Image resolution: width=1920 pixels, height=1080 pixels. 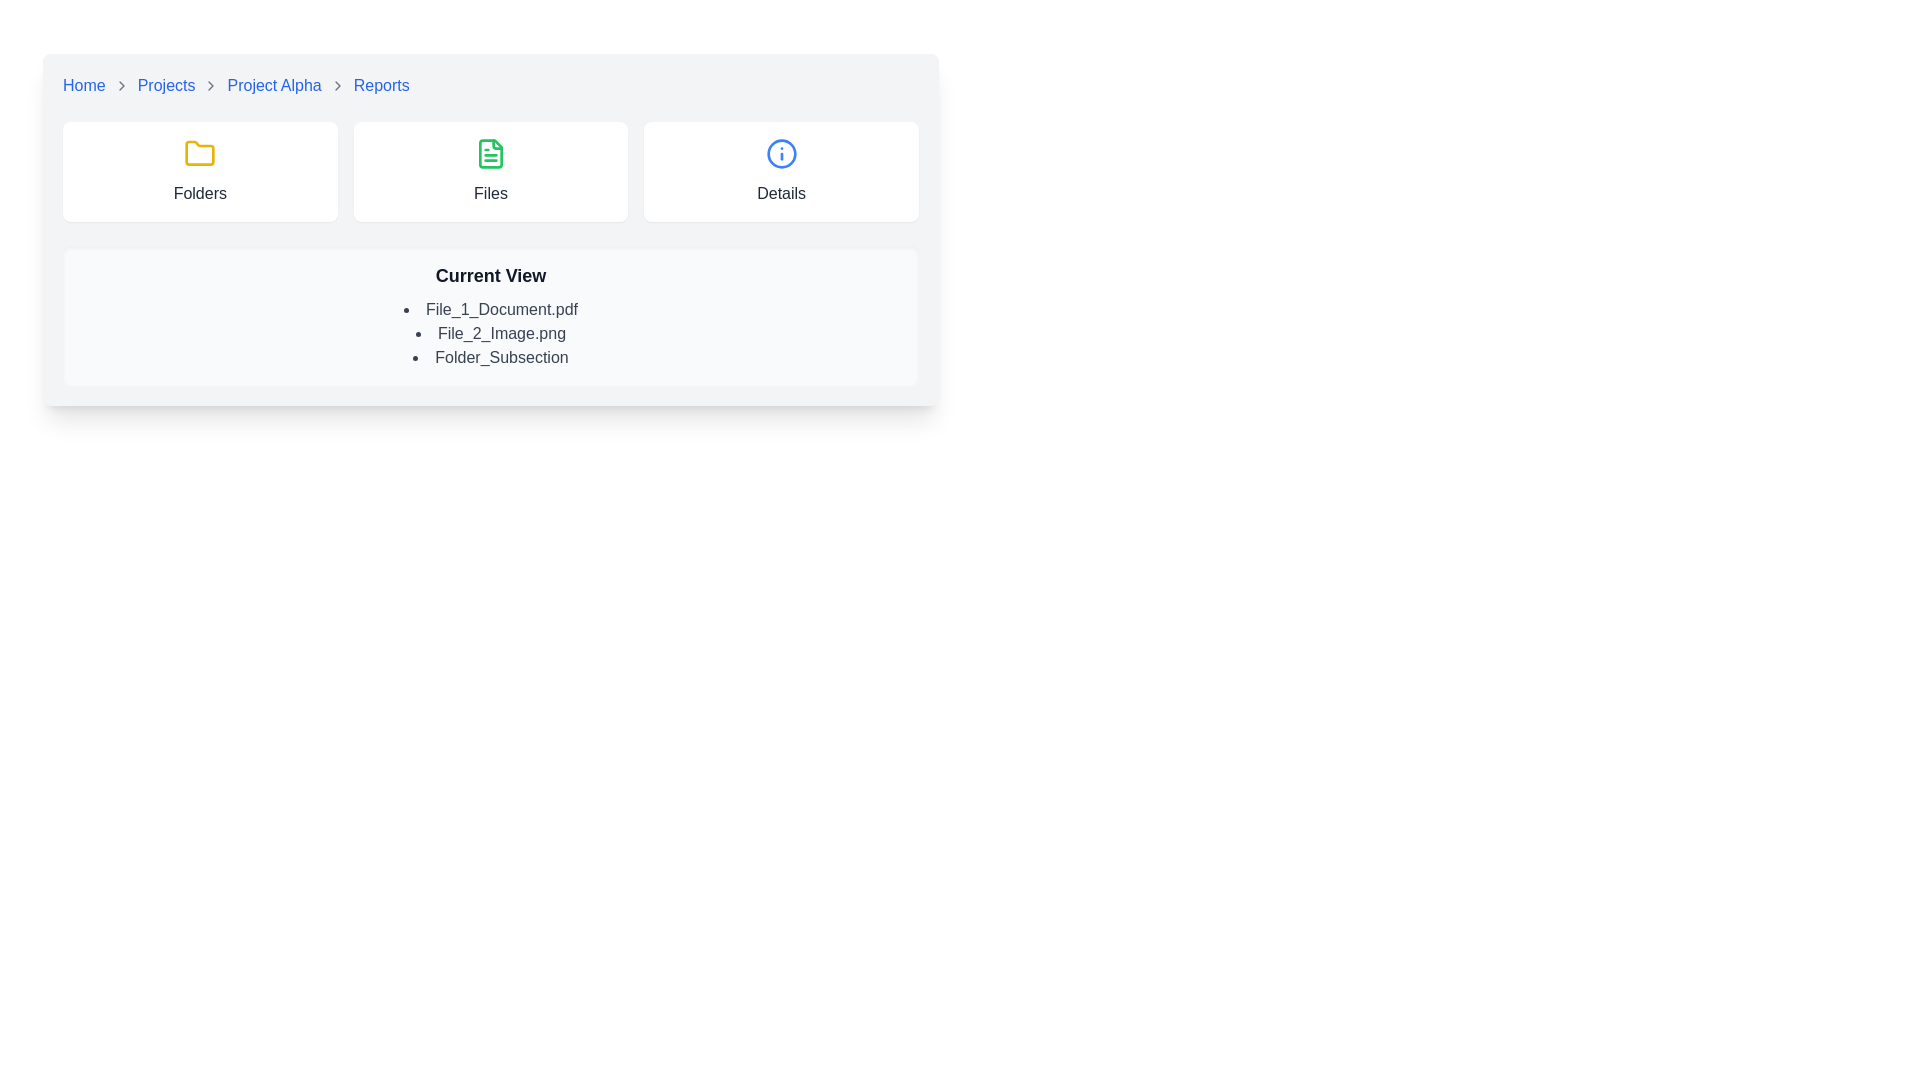 What do you see at coordinates (337, 84) in the screenshot?
I see `the right-facing chevron icon in the breadcrumb navigation bar, which is the fourth icon located between 'Project Alpha' and 'Reports'` at bounding box center [337, 84].